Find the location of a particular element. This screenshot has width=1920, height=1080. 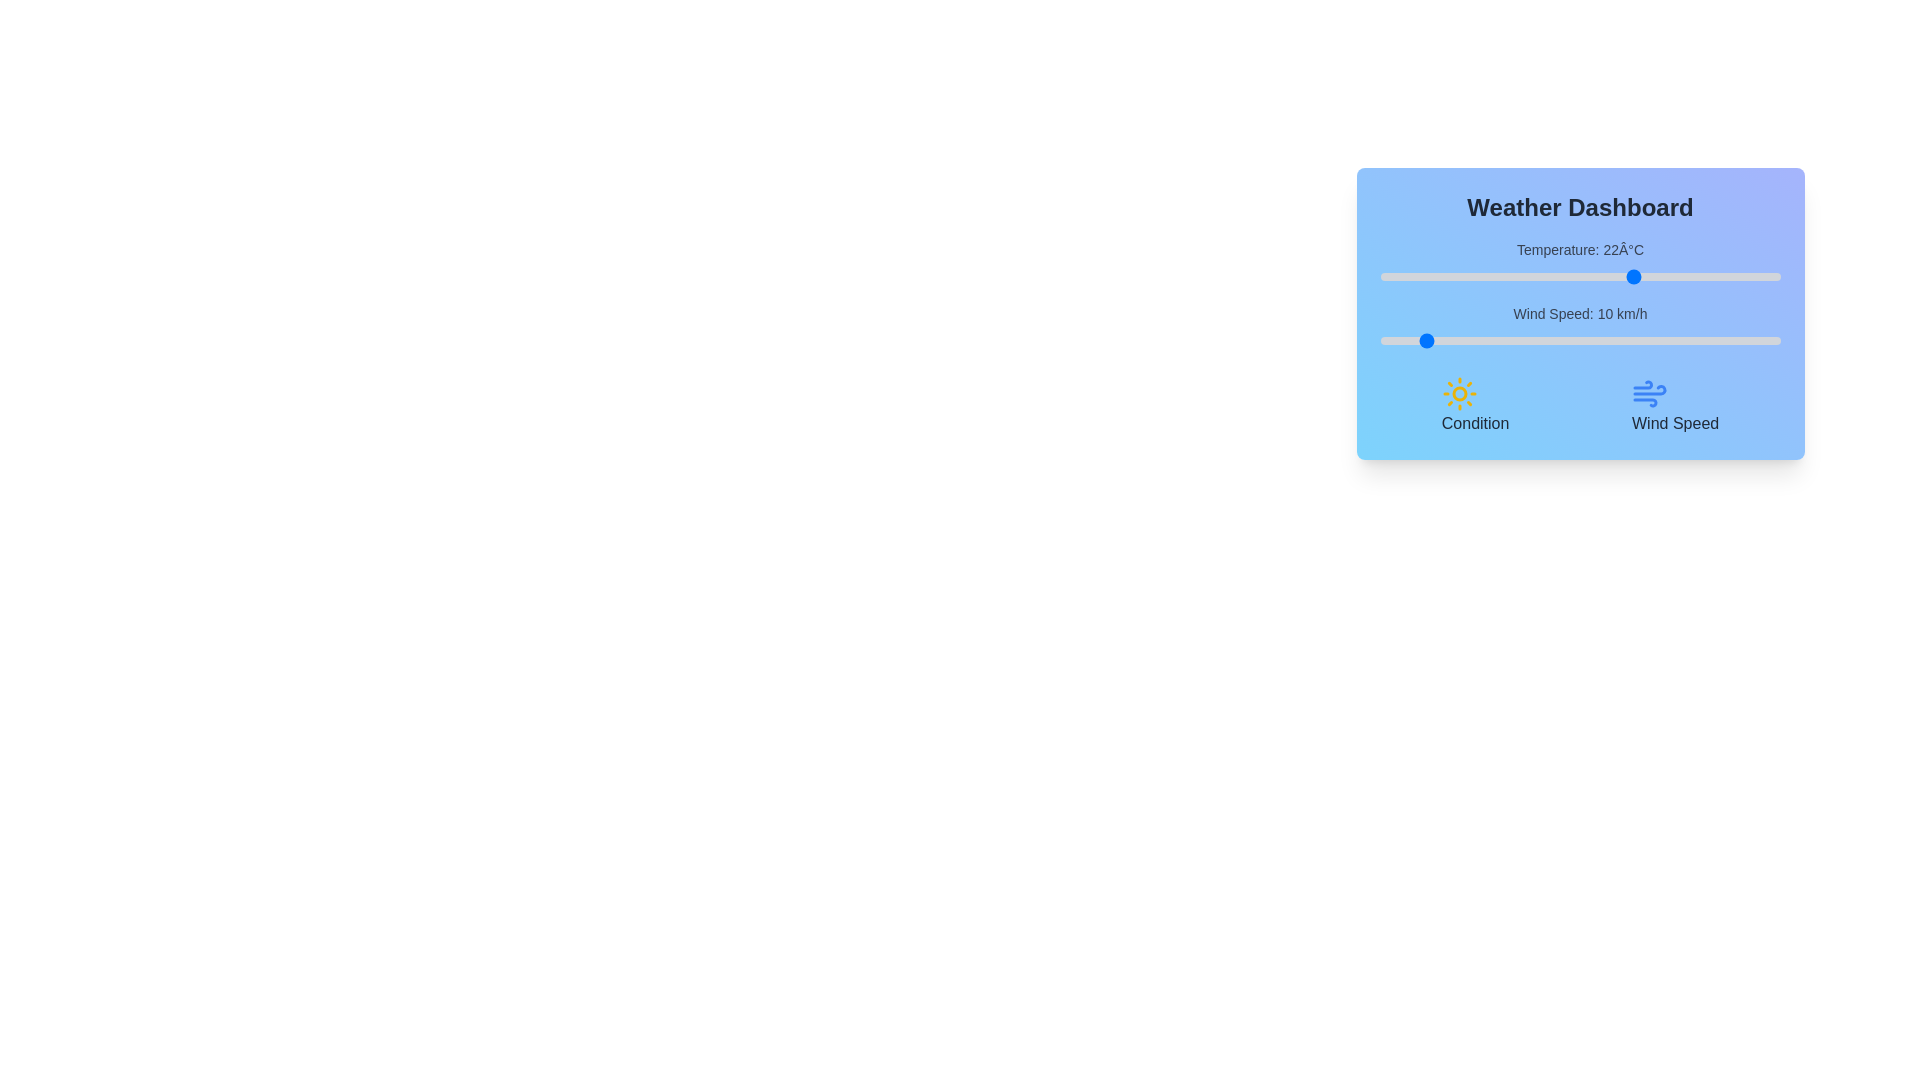

the temperature slider to set the temperature to -4°C is located at coordinates (1427, 277).